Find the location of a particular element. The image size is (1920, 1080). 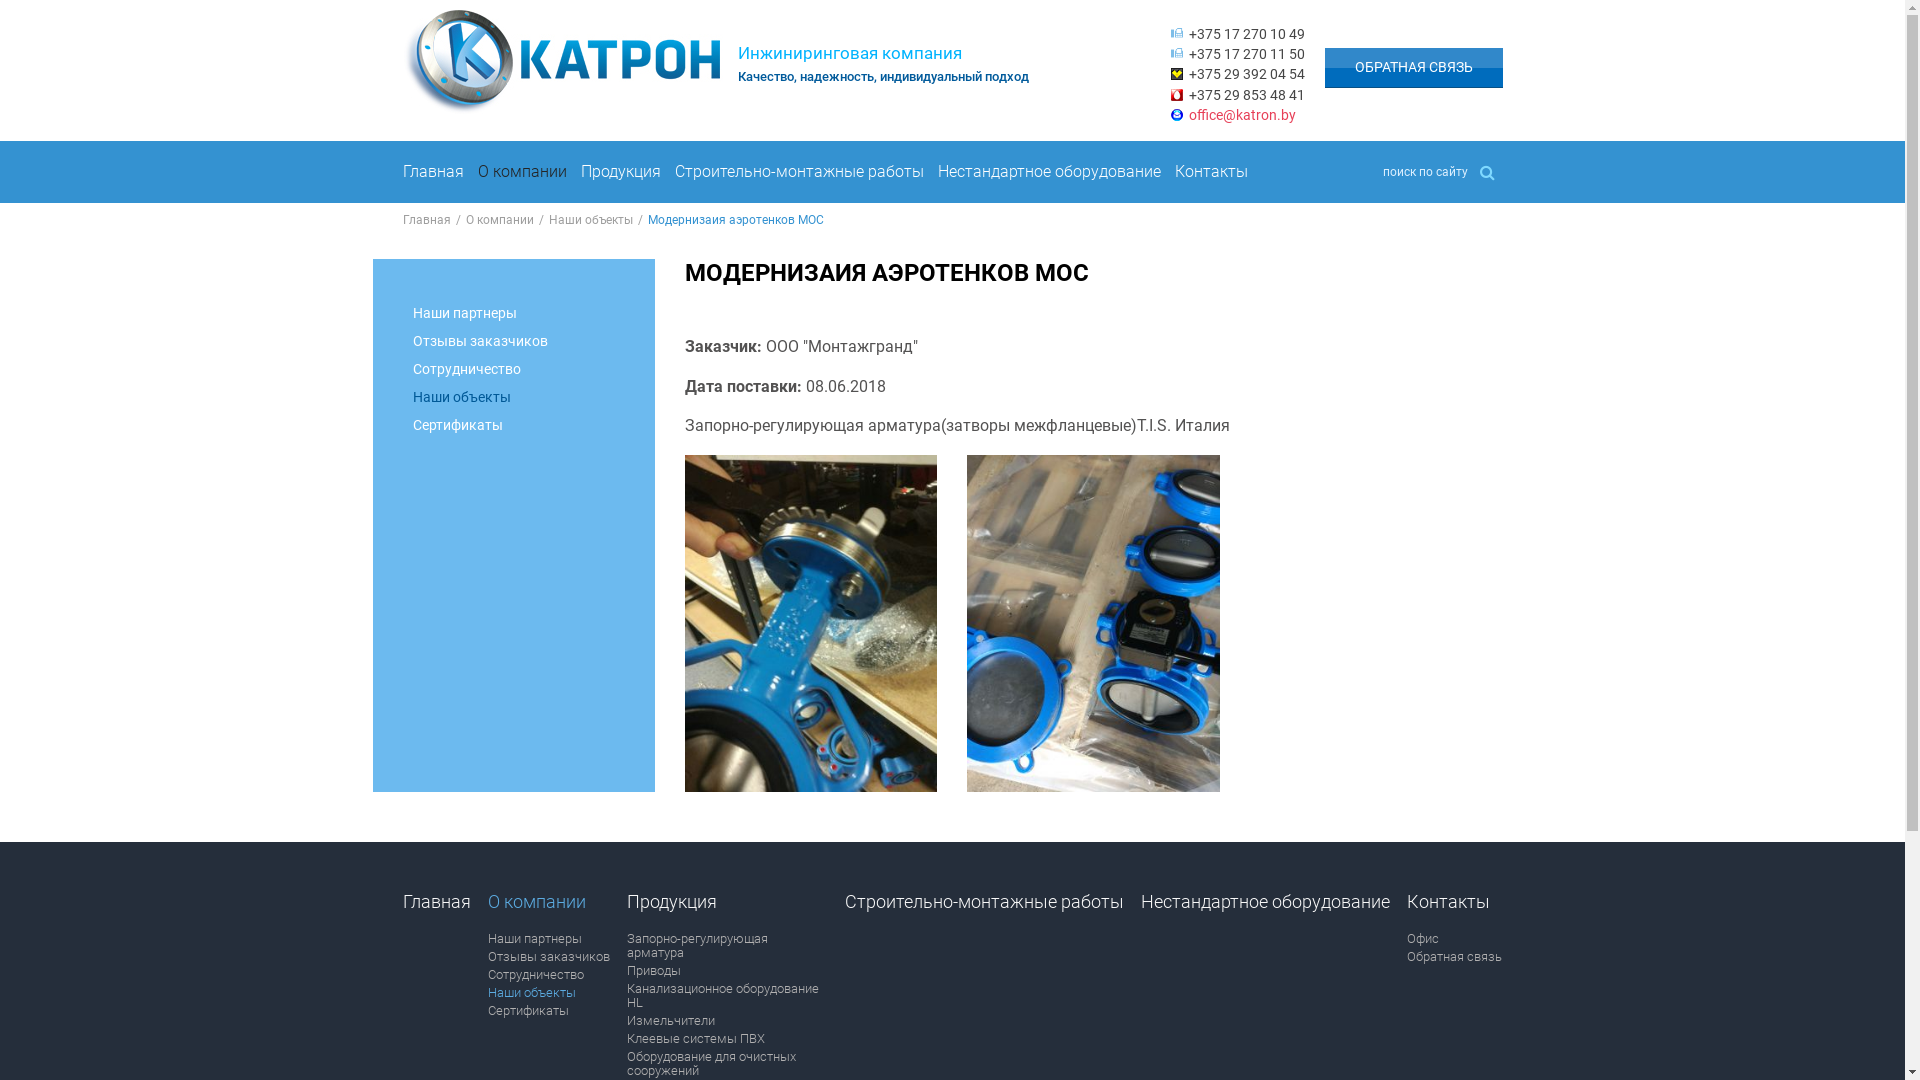

'office@katron.by' is located at coordinates (1188, 115).